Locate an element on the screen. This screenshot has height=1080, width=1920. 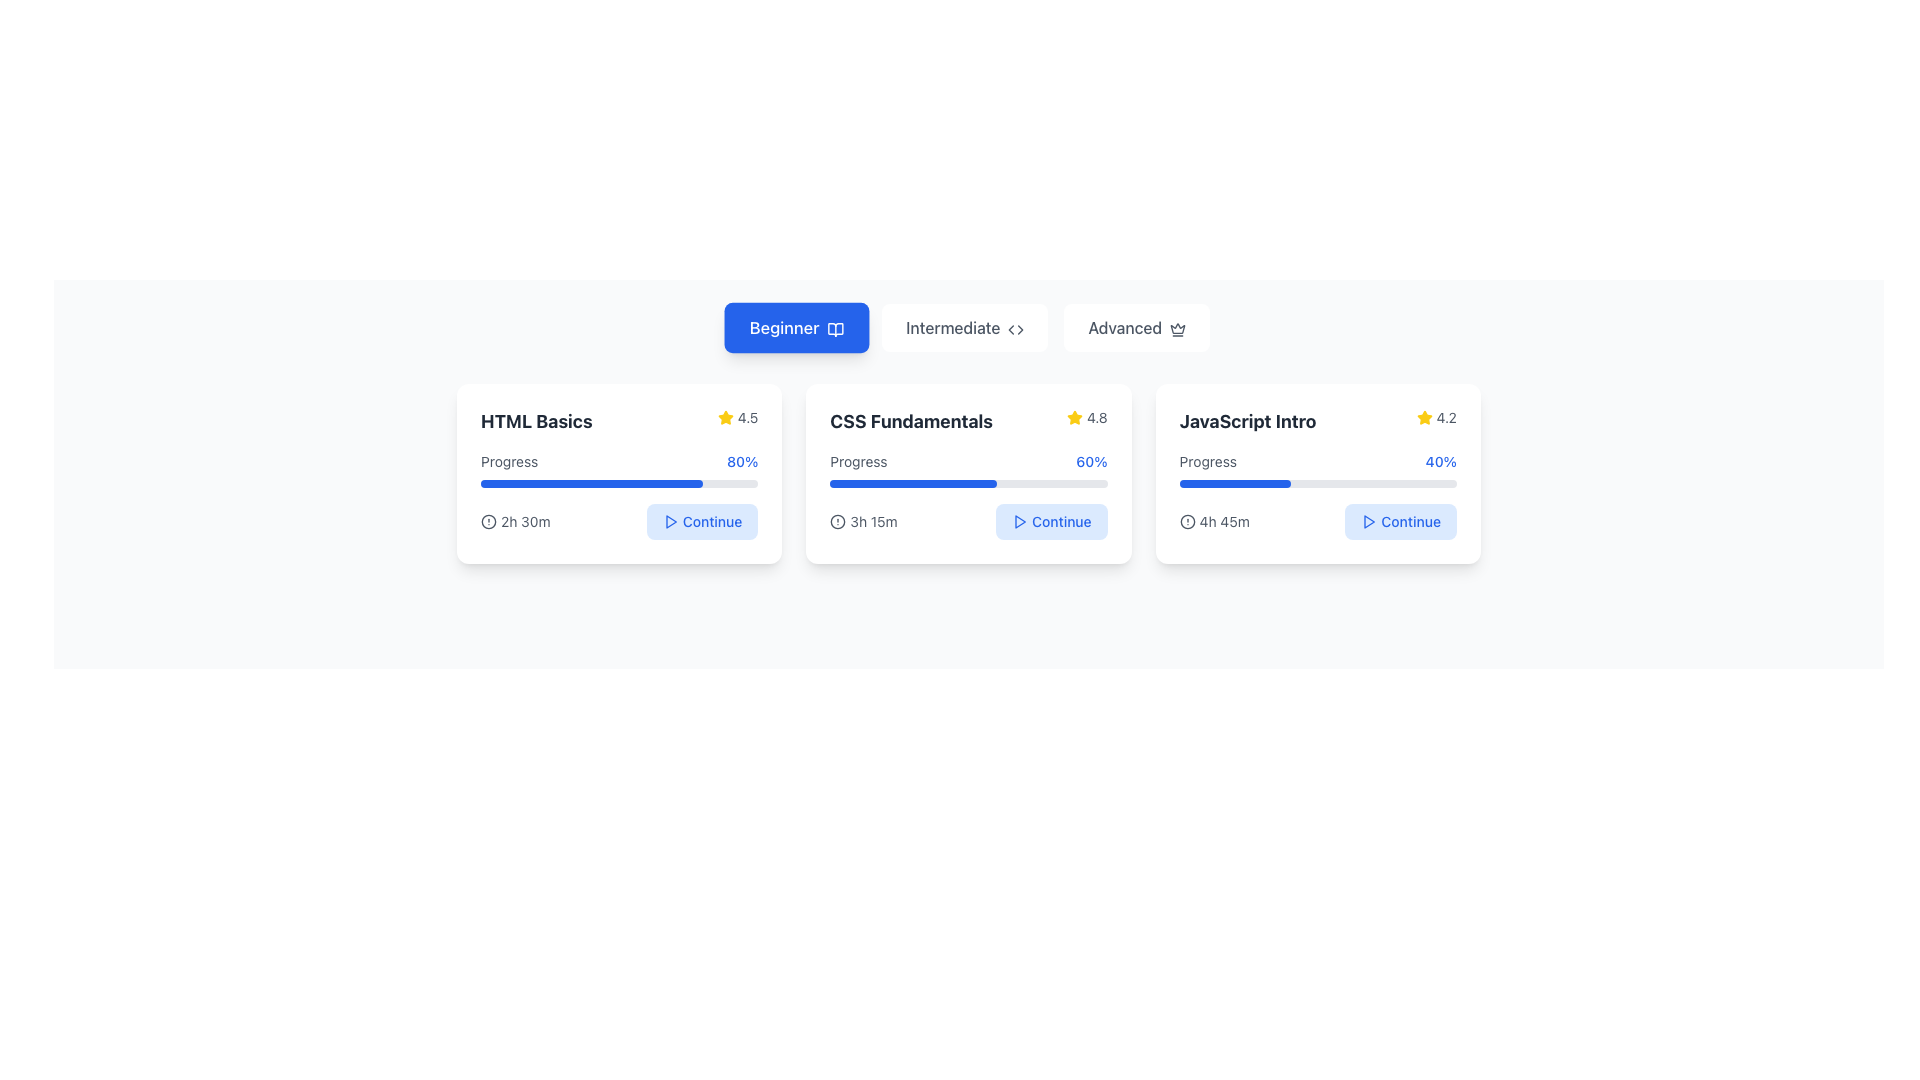
the decorative crown icon located in the center-right of the 'Advanced' button, which indicates a premium feature is located at coordinates (1178, 328).